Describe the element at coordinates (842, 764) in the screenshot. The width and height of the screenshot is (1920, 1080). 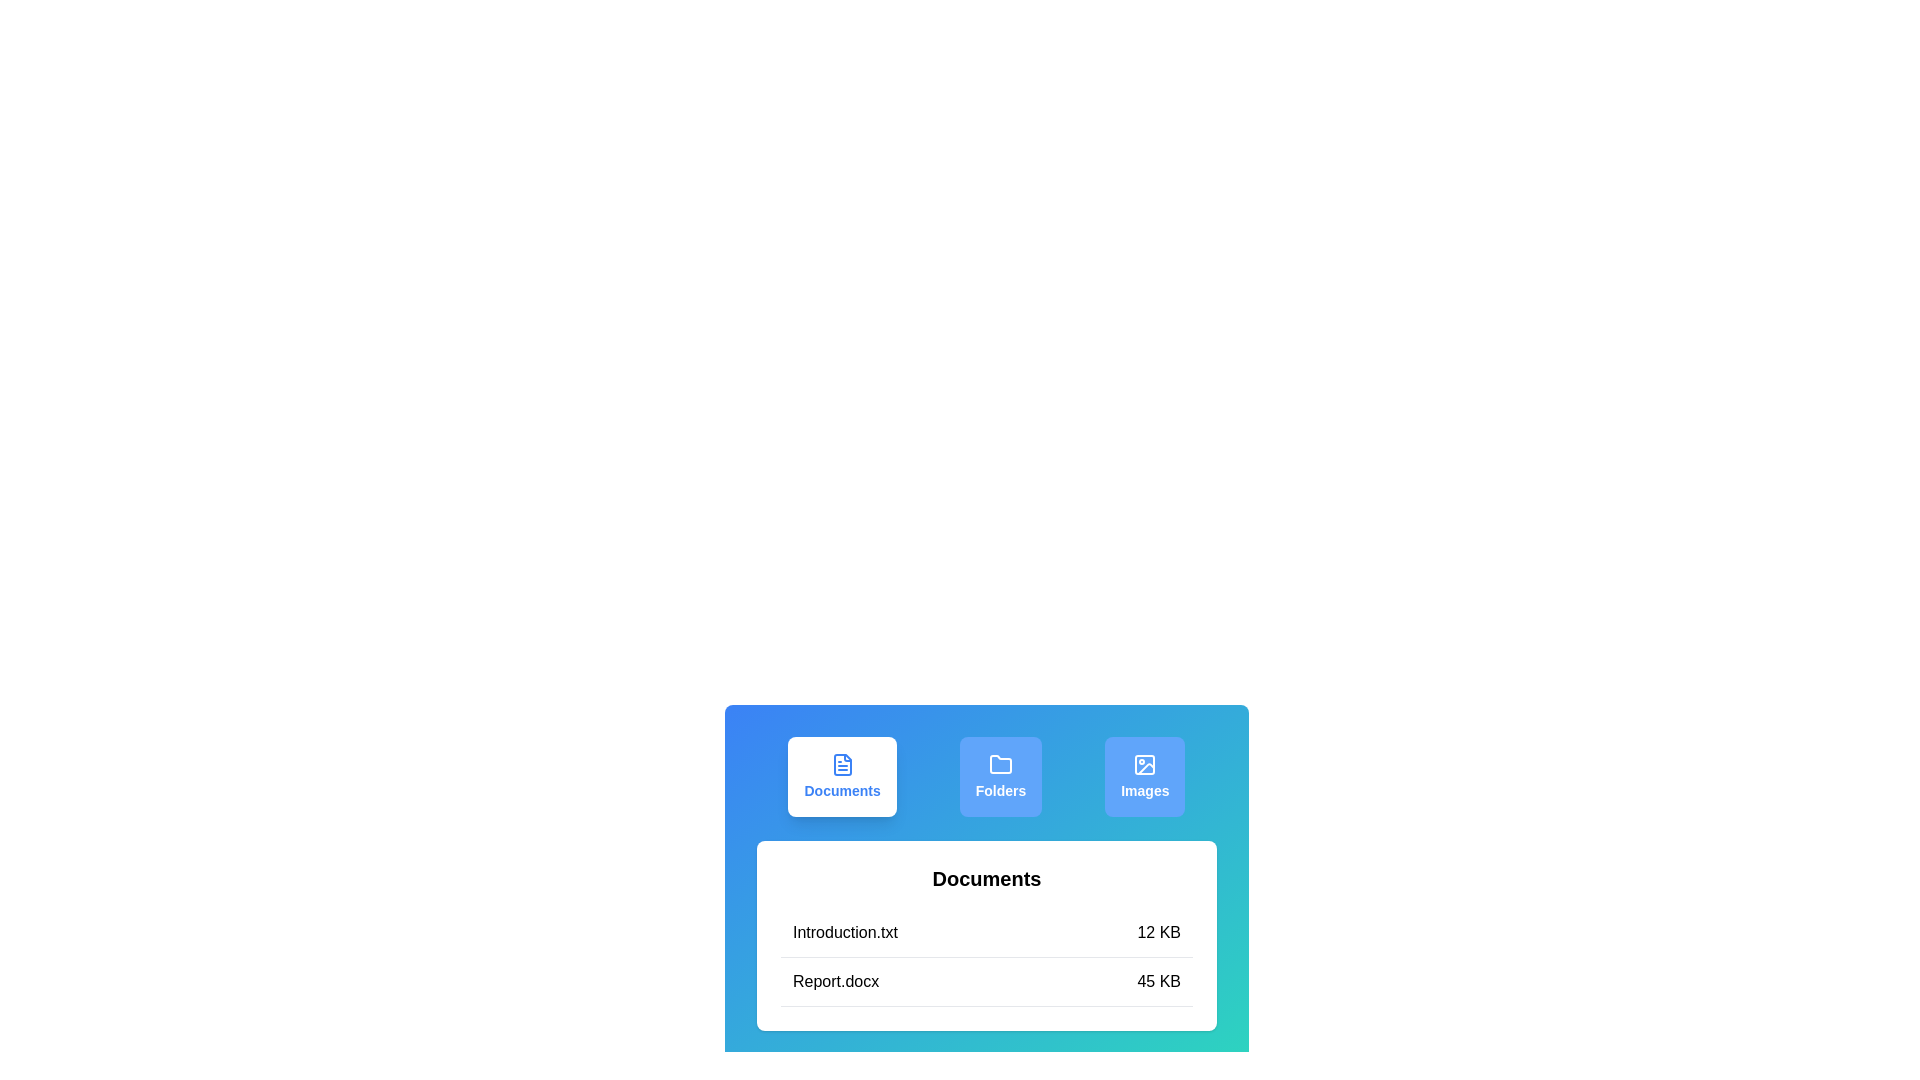
I see `the document icon with a white background and blue border located on the active 'Documents' tab, which is the first icon in a row of three icons` at that location.